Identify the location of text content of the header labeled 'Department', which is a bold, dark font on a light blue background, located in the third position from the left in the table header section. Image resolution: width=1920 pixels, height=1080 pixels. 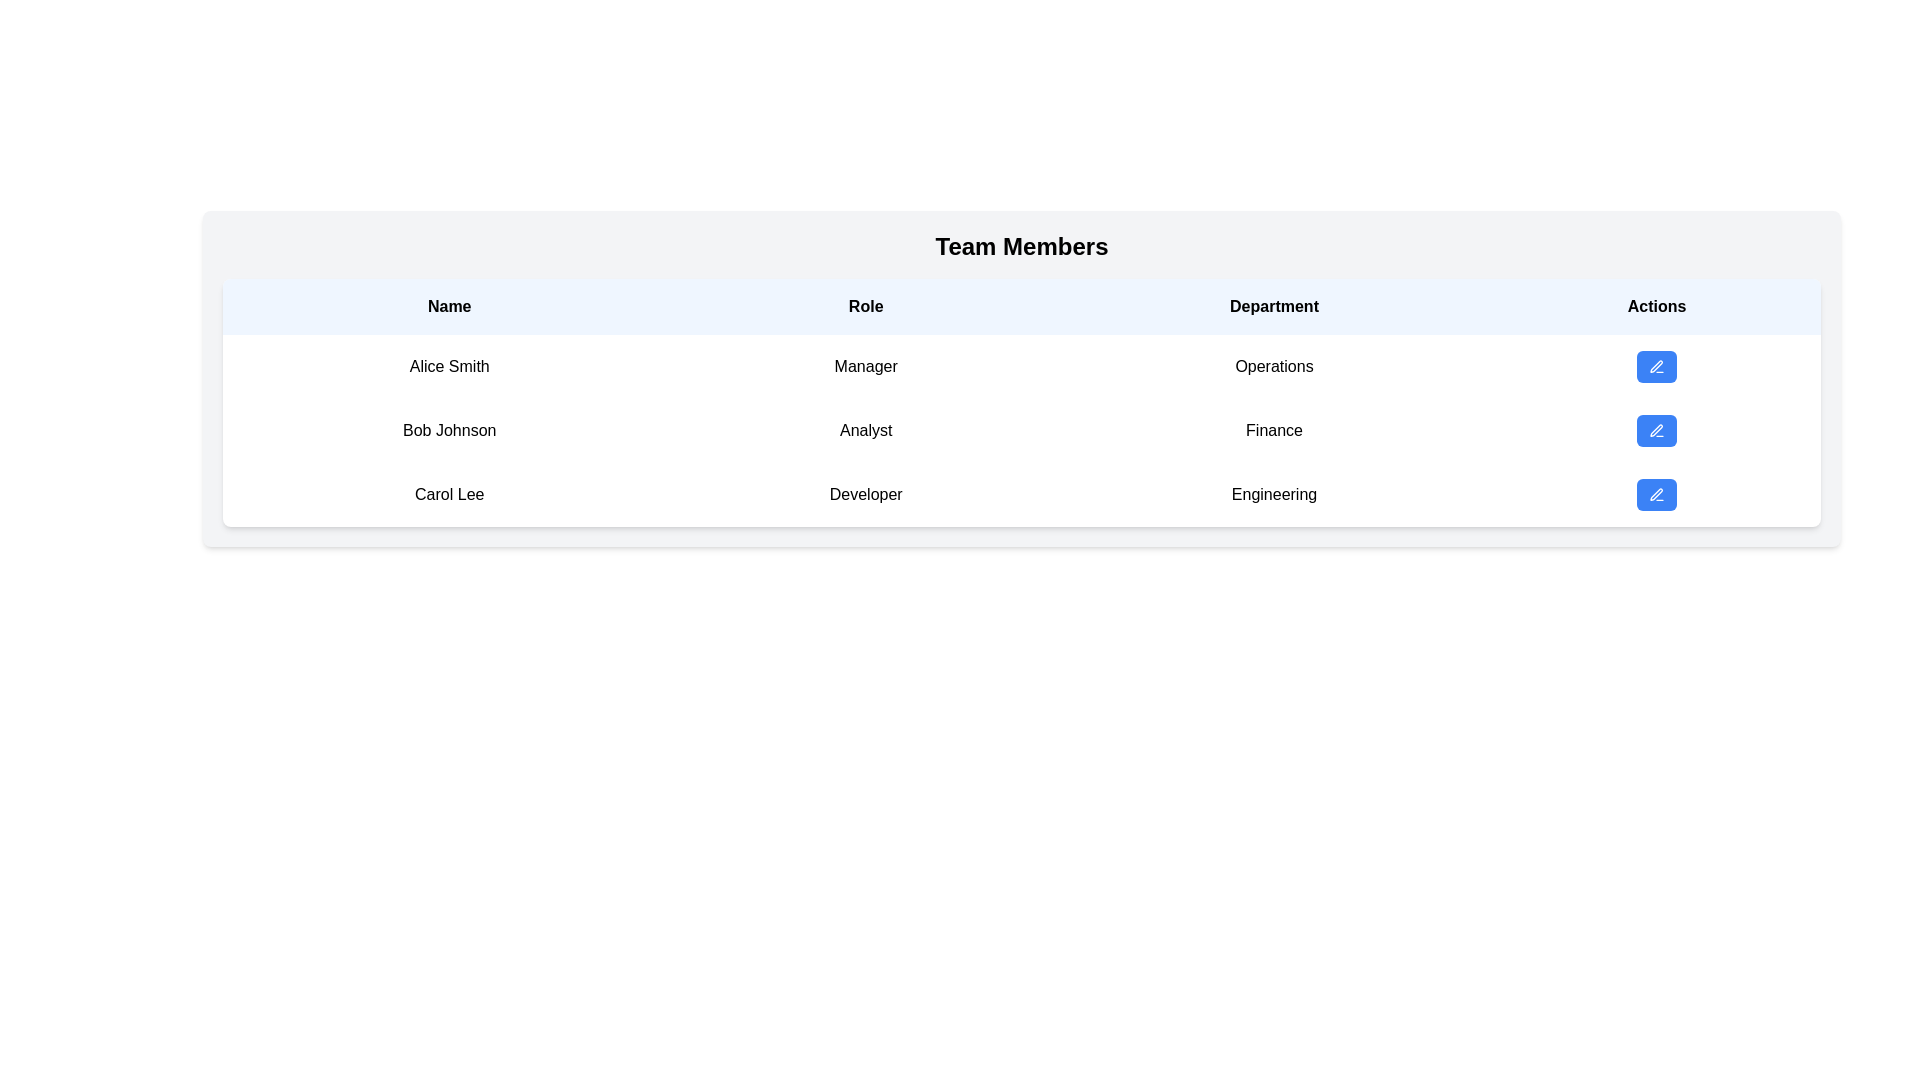
(1273, 307).